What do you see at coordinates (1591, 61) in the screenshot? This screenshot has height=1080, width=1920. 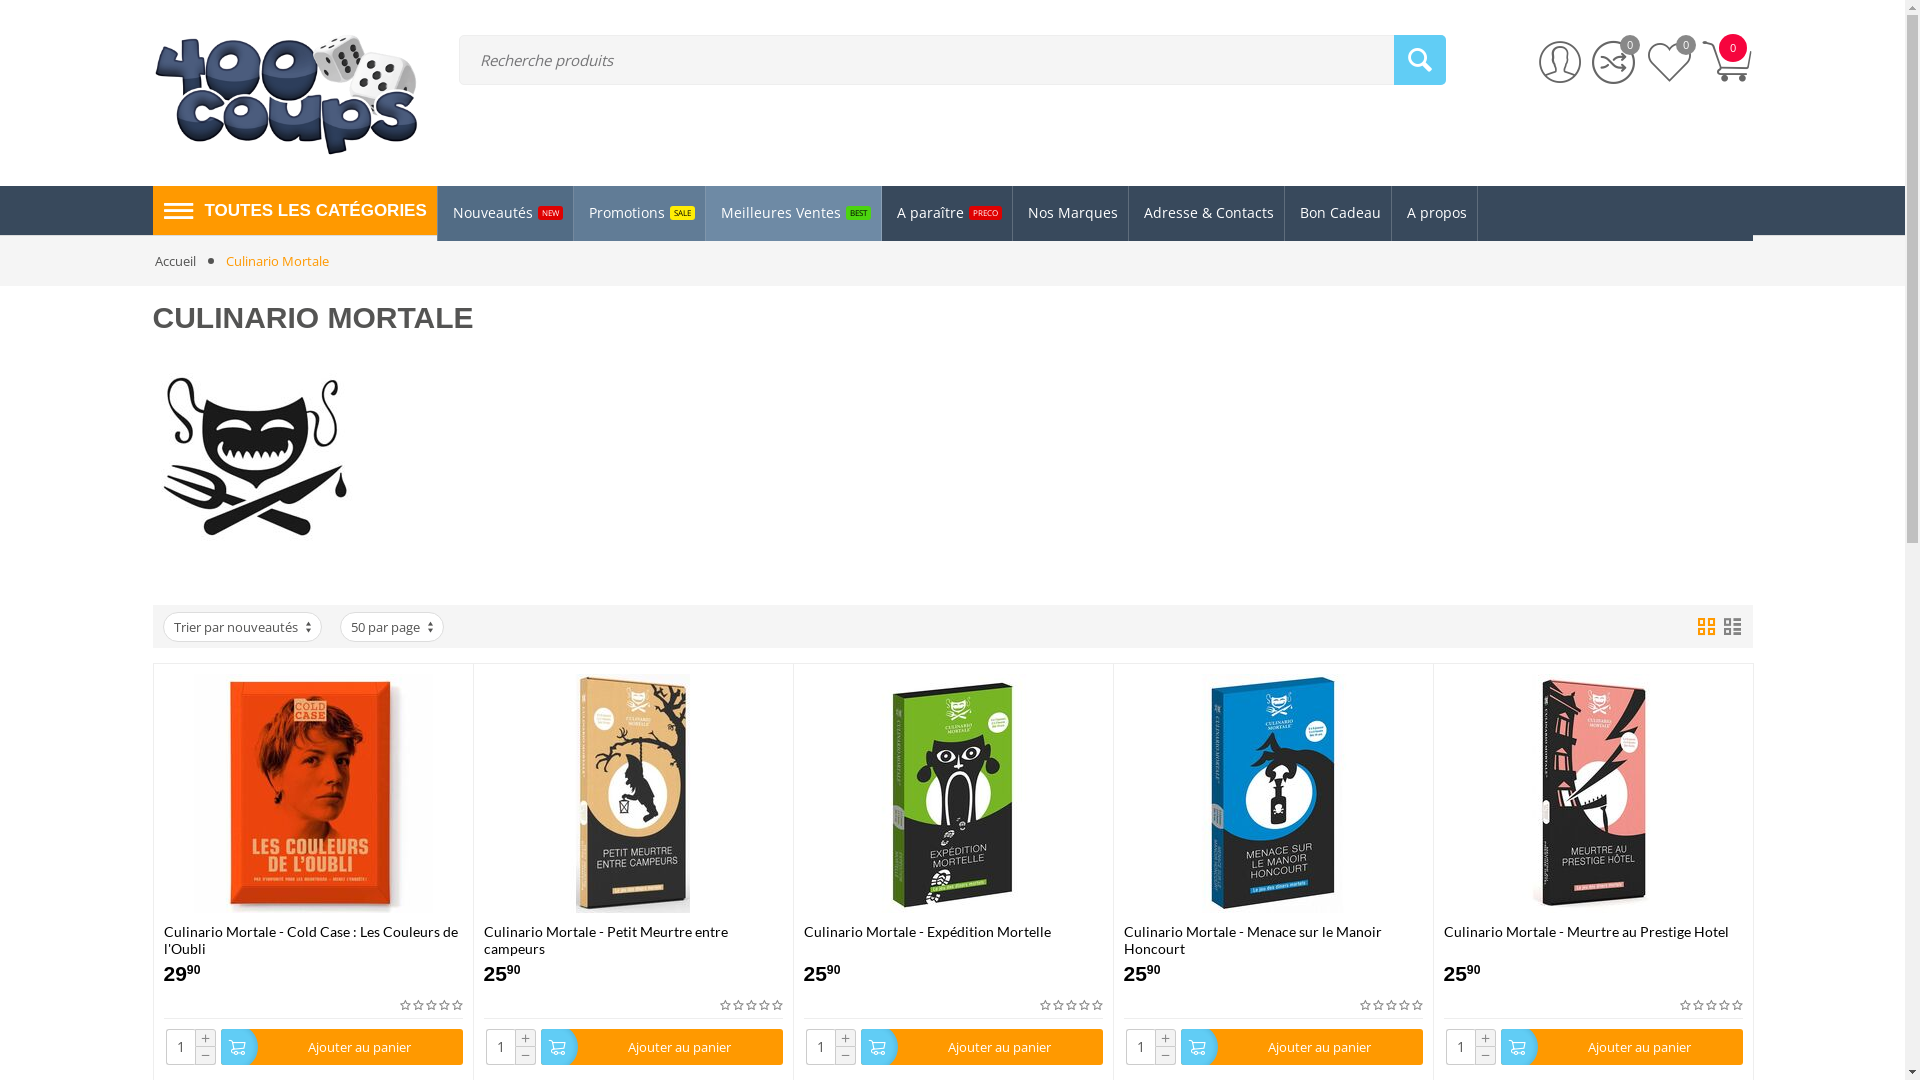 I see `'0'` at bounding box center [1591, 61].